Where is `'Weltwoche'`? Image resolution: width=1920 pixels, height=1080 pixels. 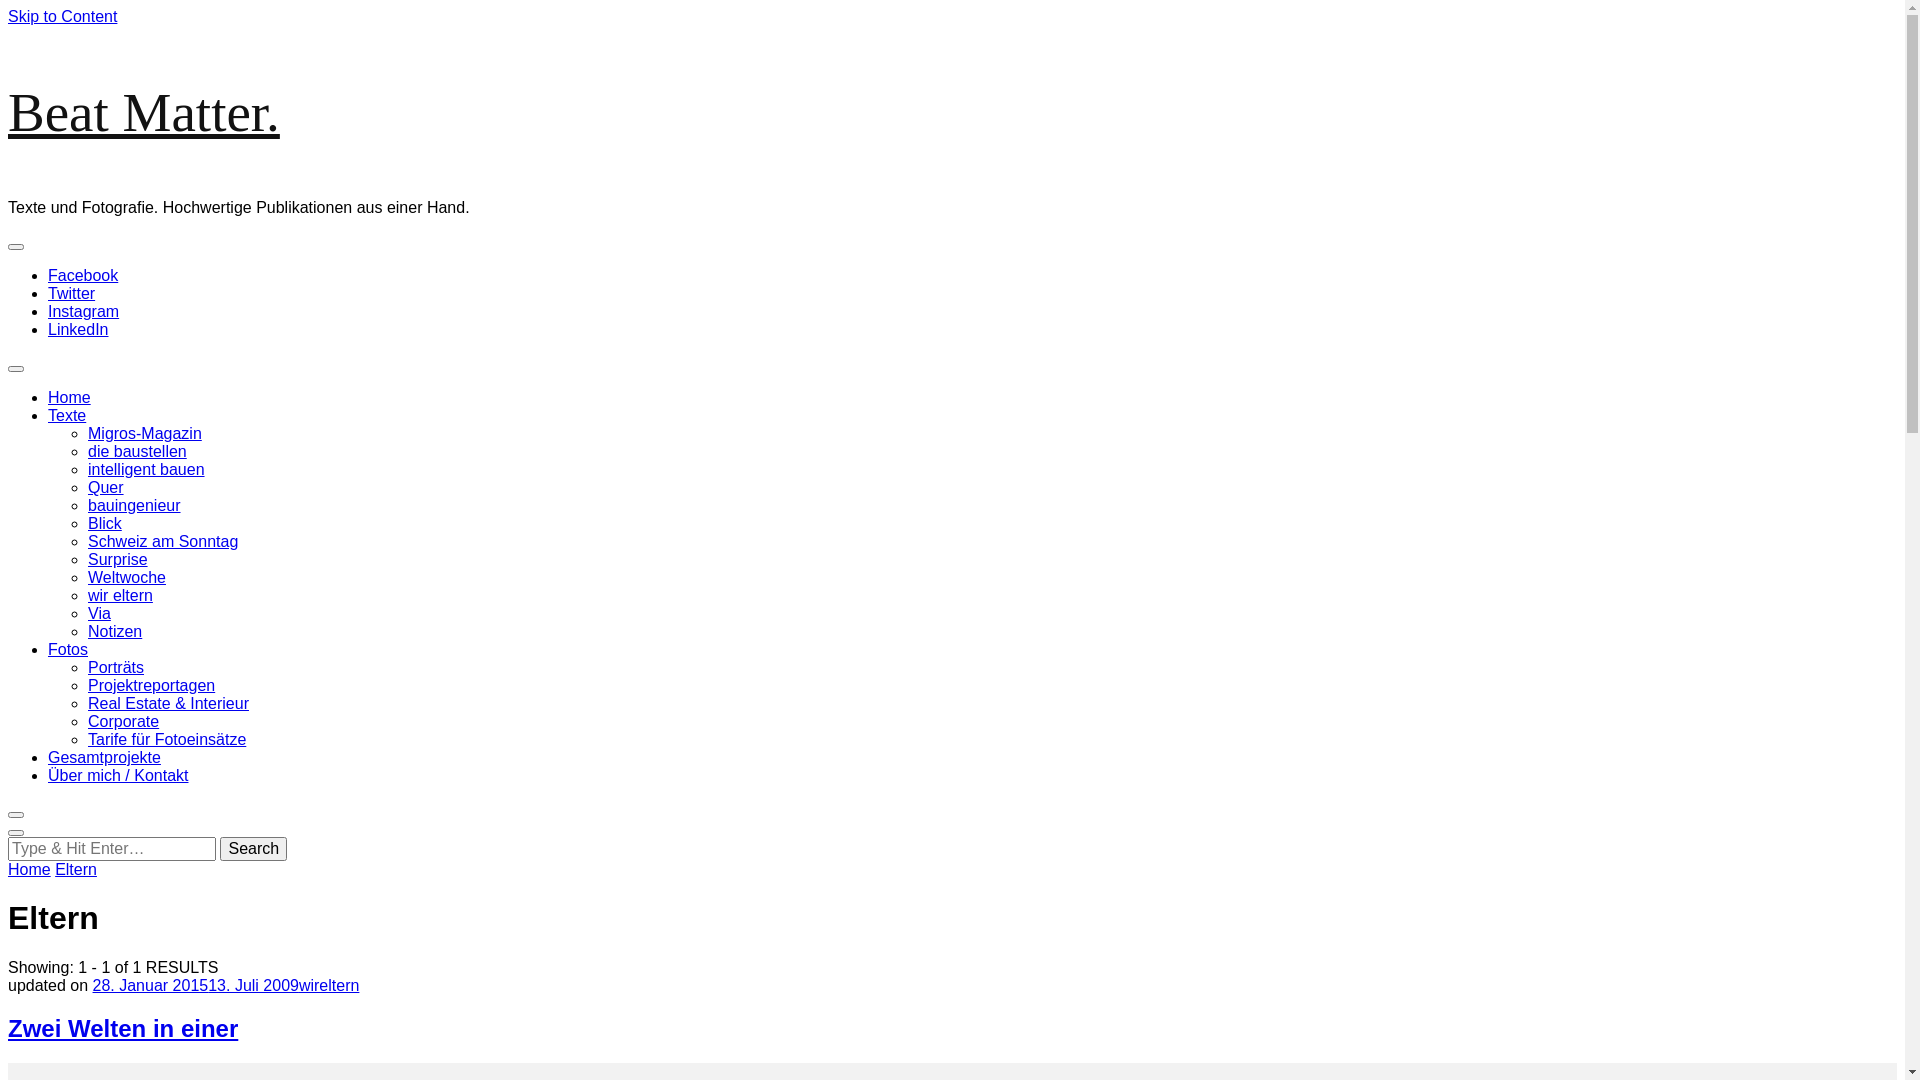
'Weltwoche' is located at coordinates (125, 577).